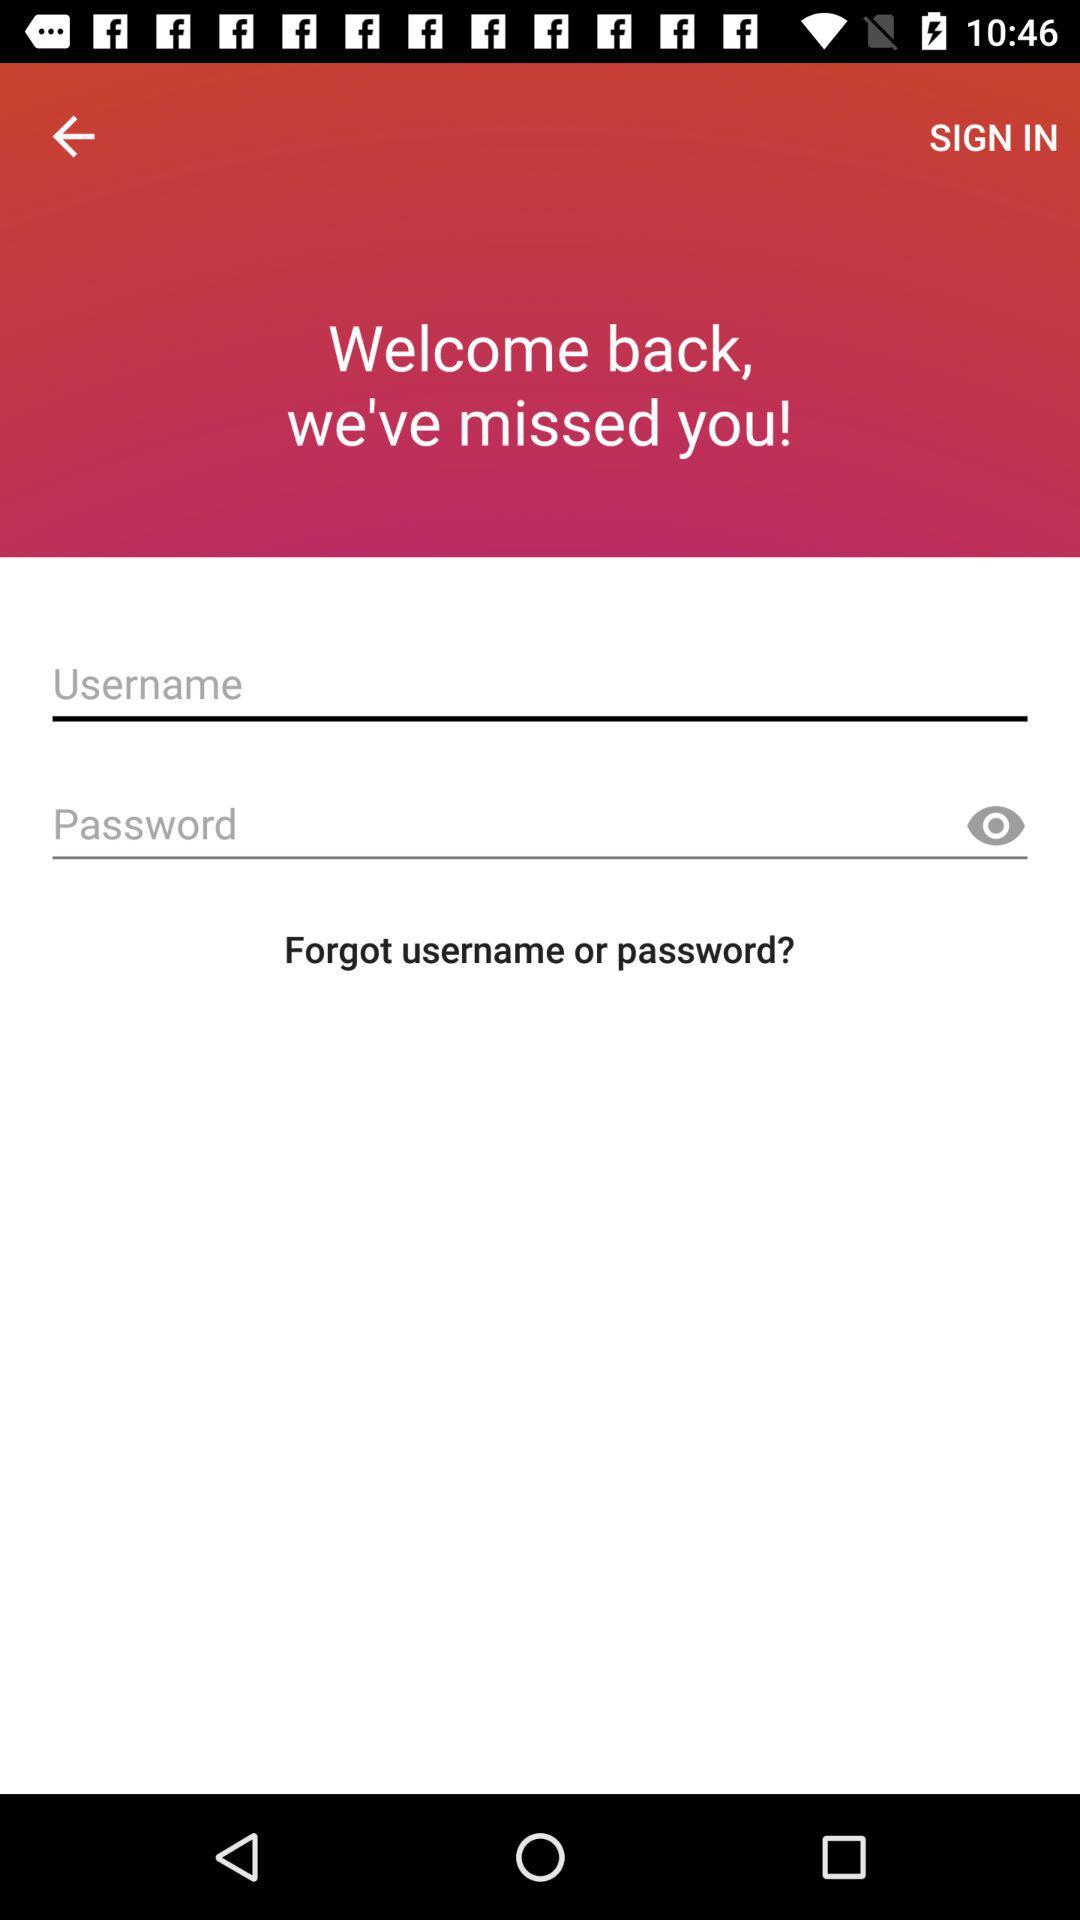  Describe the element at coordinates (995, 826) in the screenshot. I see `the visibility icon` at that location.